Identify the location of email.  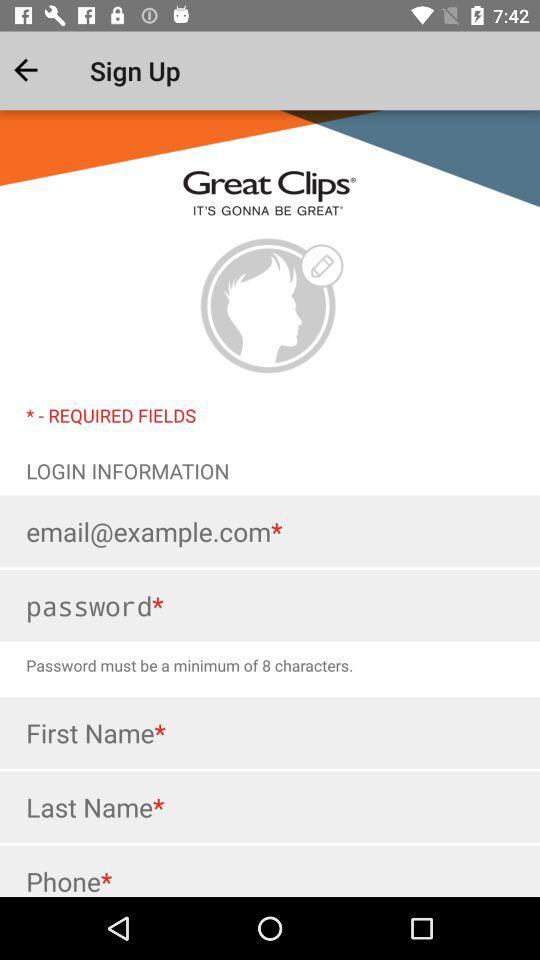
(270, 530).